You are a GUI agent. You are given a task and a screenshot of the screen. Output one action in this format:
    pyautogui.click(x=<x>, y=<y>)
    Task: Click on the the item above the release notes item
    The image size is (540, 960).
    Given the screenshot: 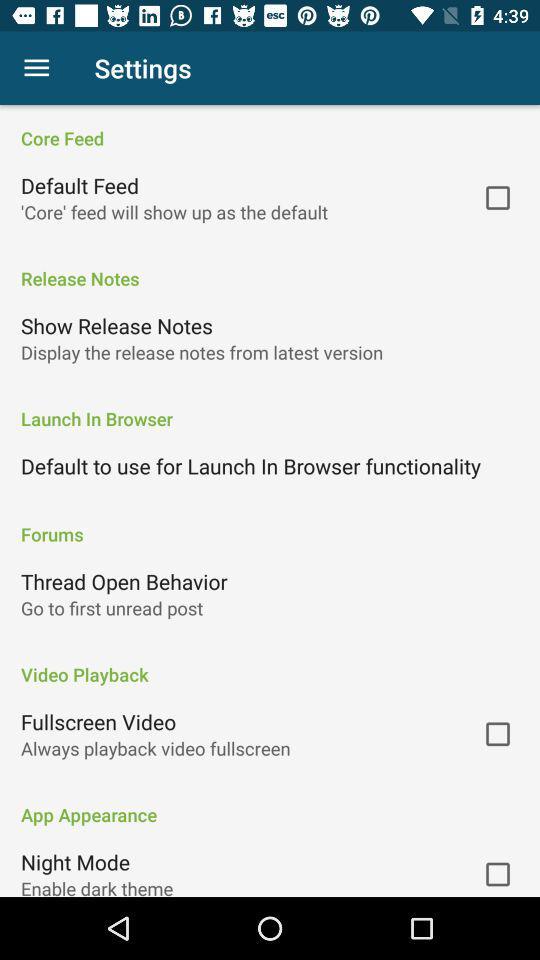 What is the action you would take?
    pyautogui.click(x=174, y=212)
    